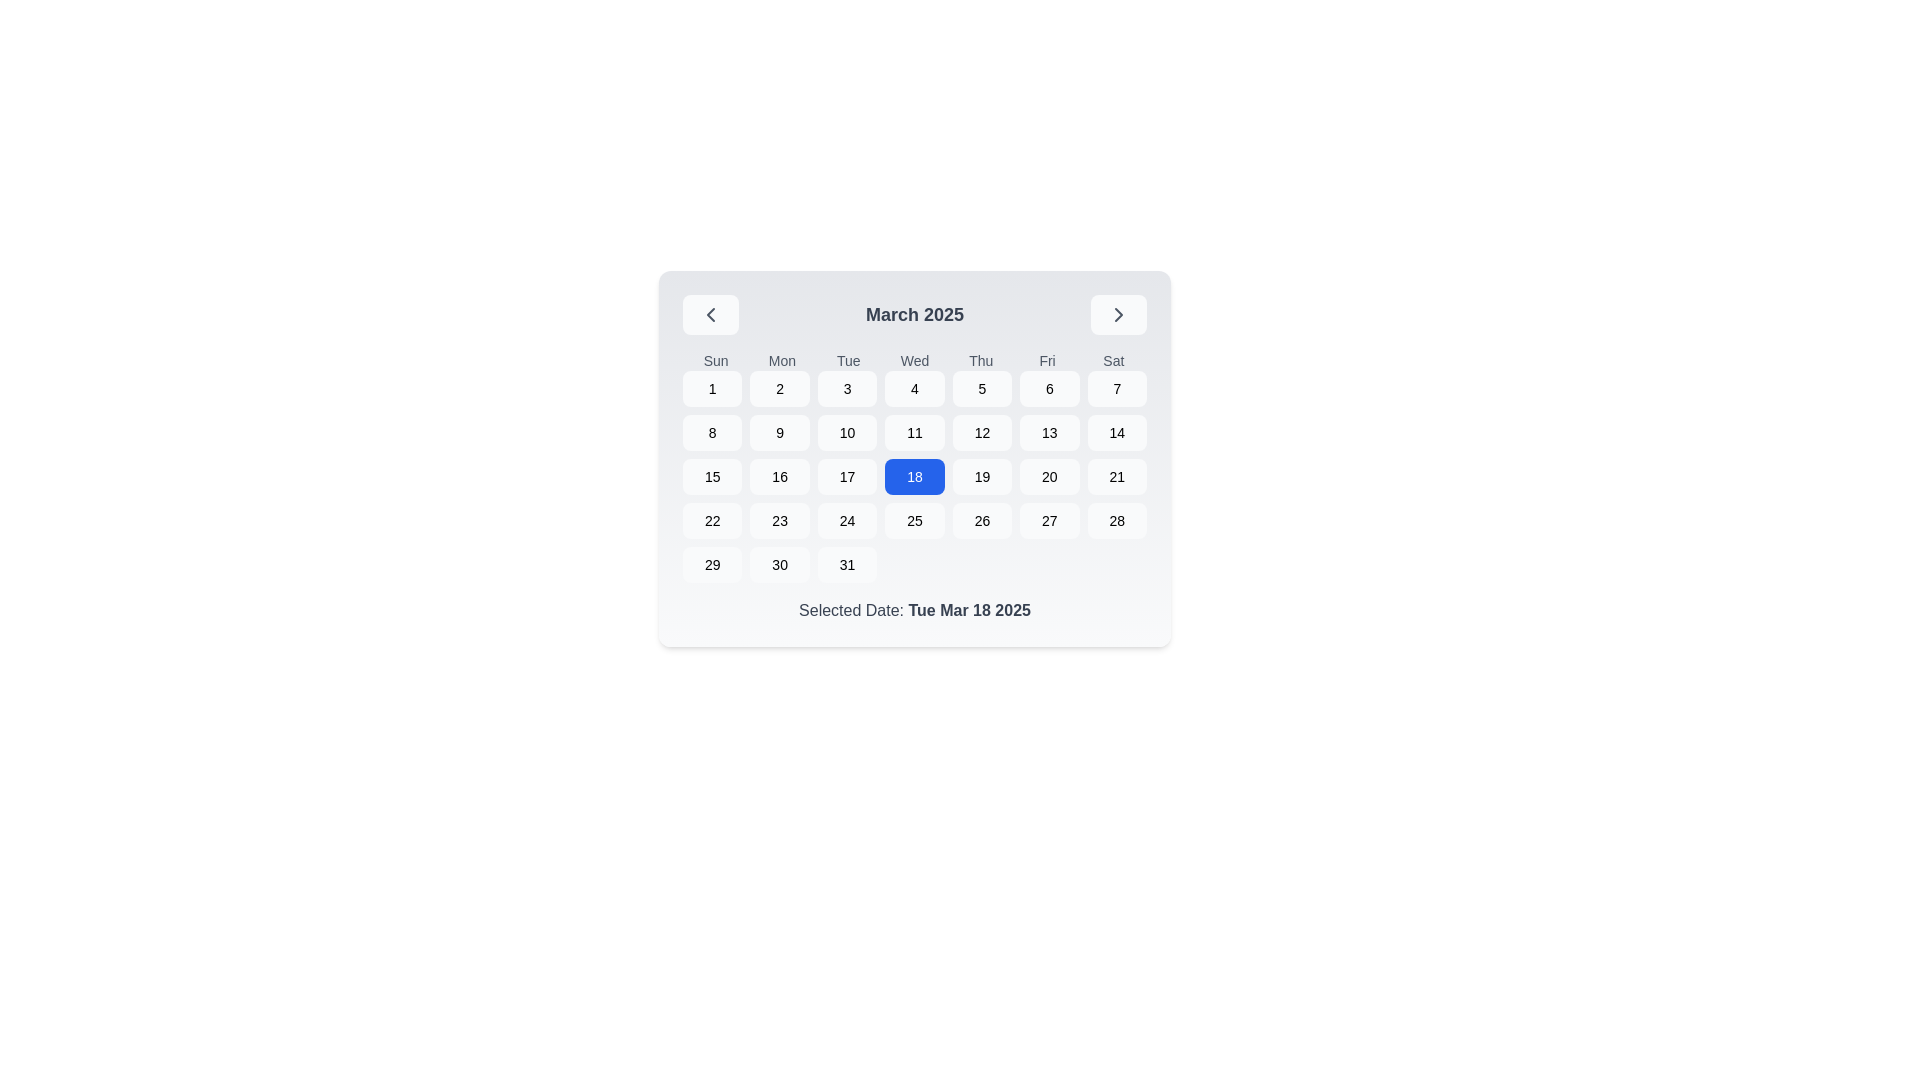 The height and width of the screenshot is (1080, 1920). What do you see at coordinates (1117, 315) in the screenshot?
I see `the right chevron button` at bounding box center [1117, 315].